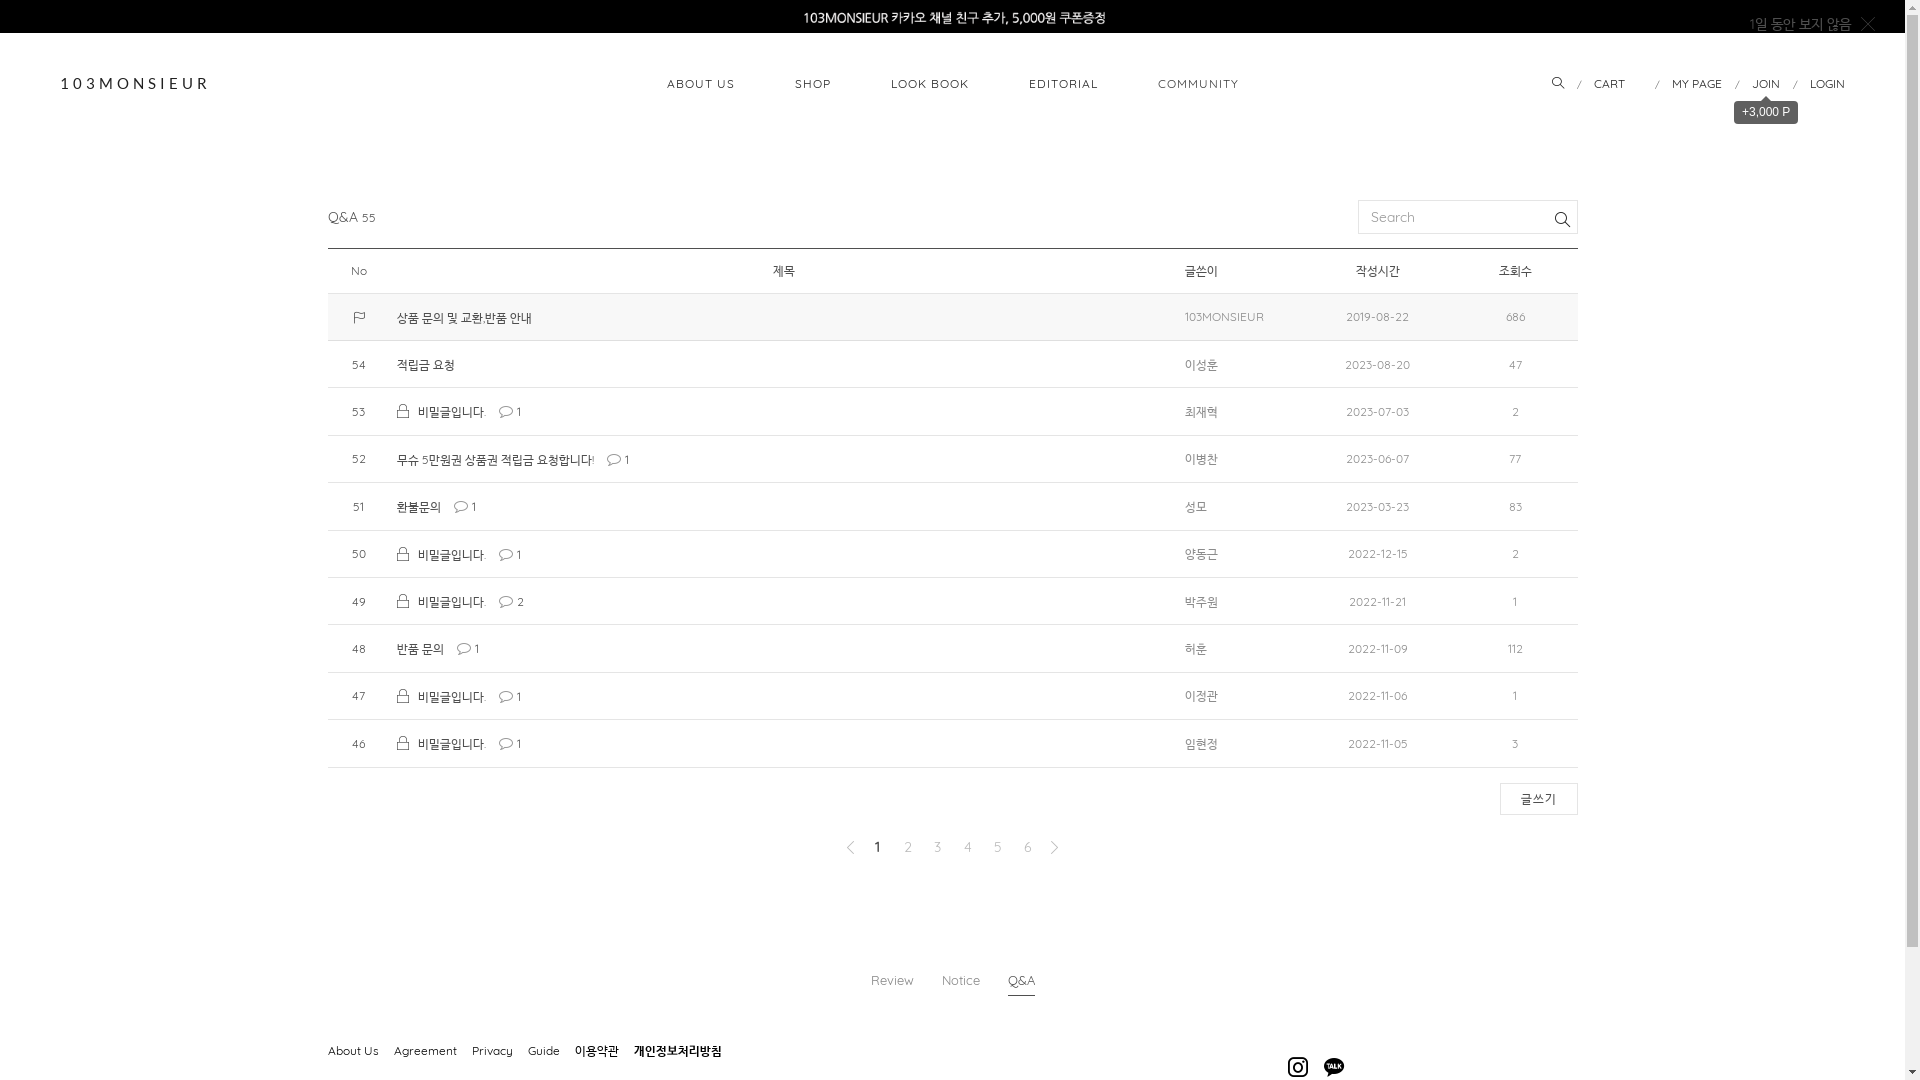 This screenshot has width=1920, height=1080. Describe the element at coordinates (998, 847) in the screenshot. I see `'5'` at that location.